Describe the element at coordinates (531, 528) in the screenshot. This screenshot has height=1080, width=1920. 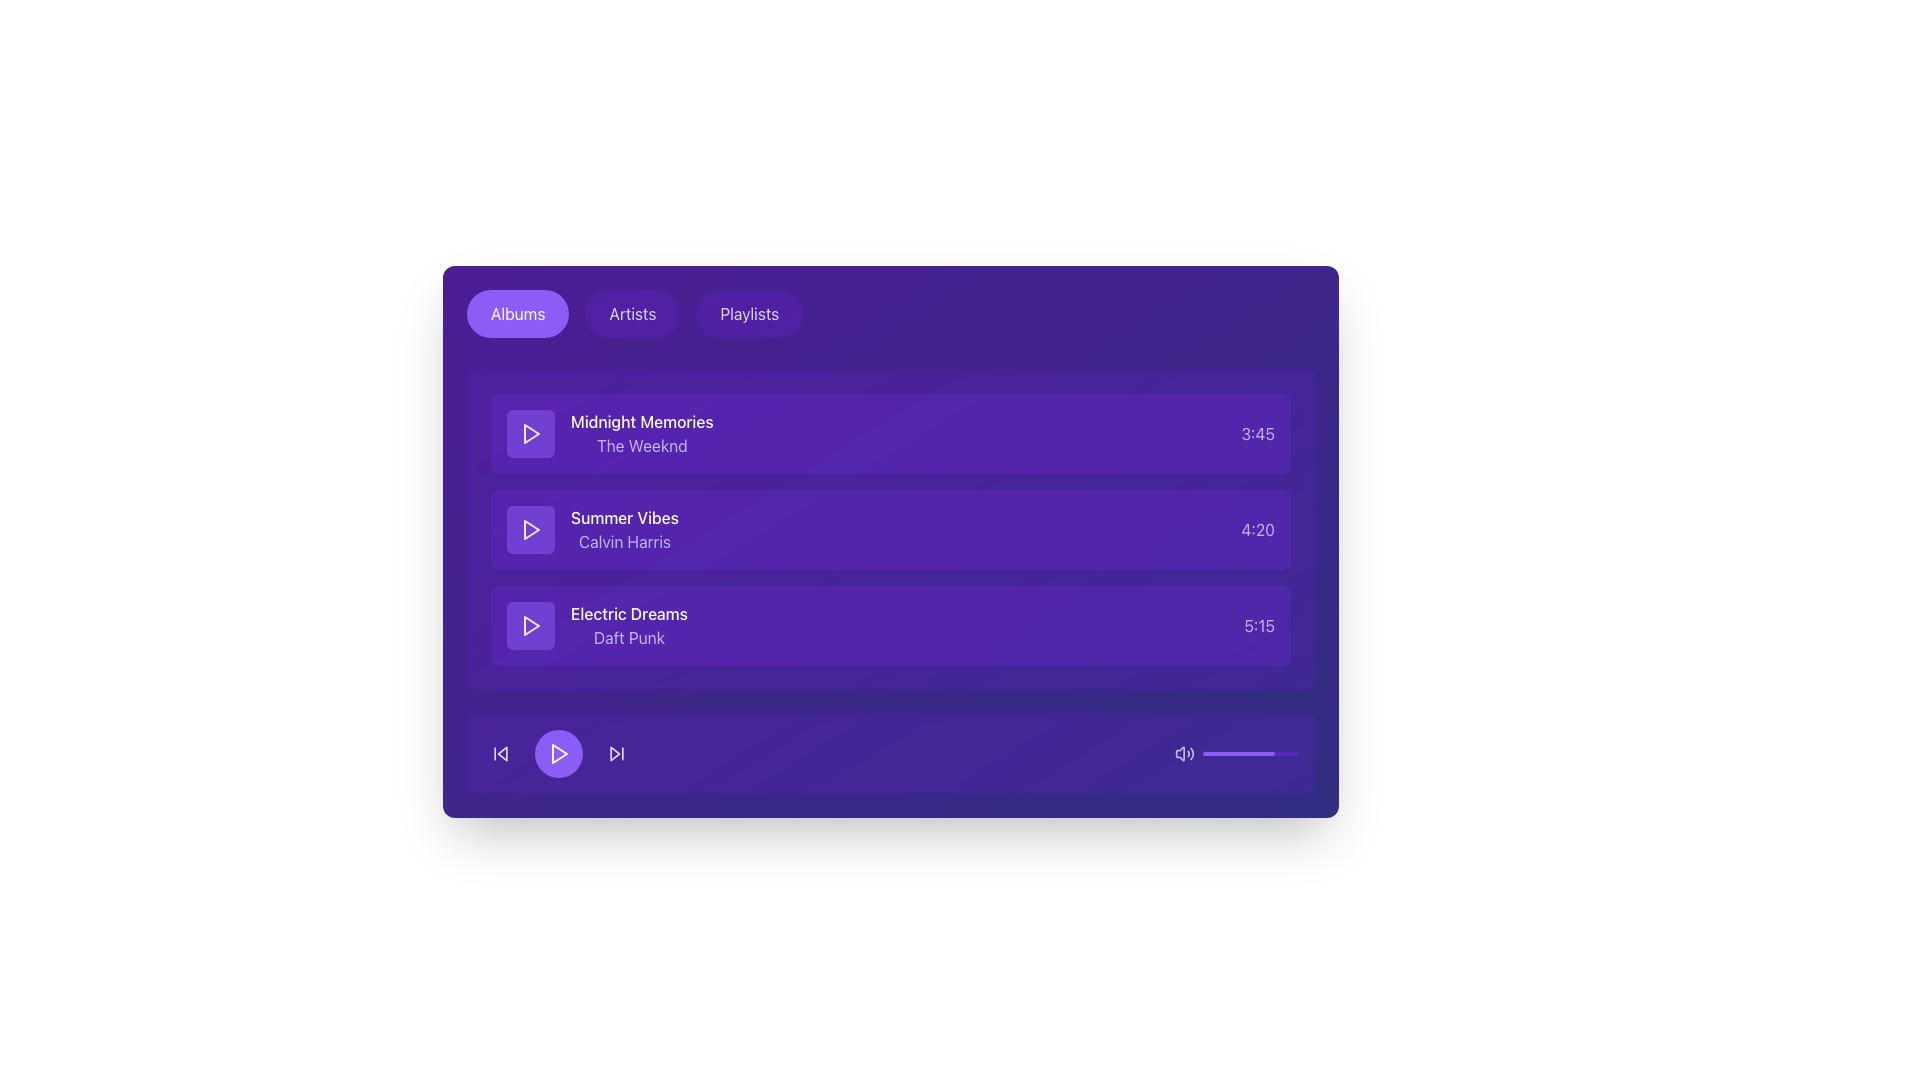
I see `the play button icon, a triangular play symbol in light violet color, located on the left side of the 'Summer Vibes' track list entry` at that location.